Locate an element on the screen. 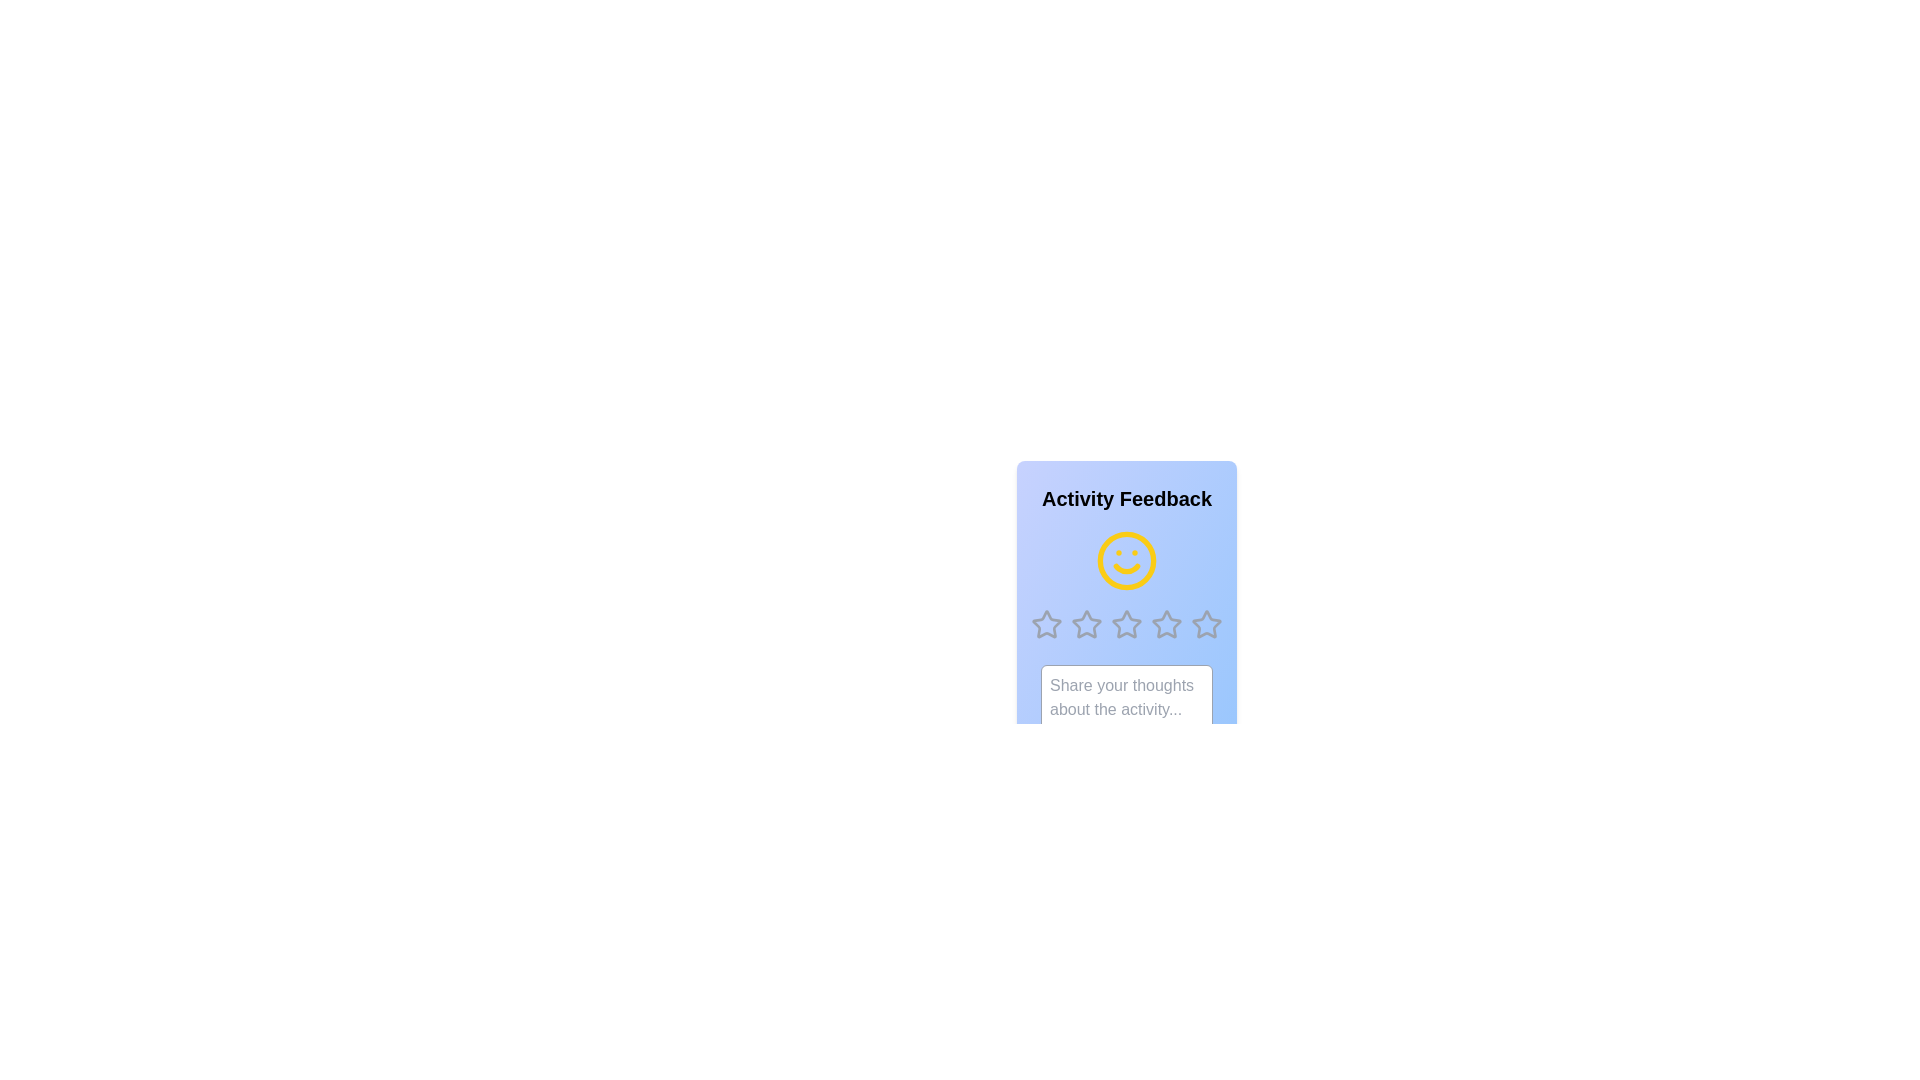 This screenshot has width=1920, height=1080. the third Rating star icon in the star rating component located below the 'Activity Feedback' text and smiling face icon is located at coordinates (1127, 623).